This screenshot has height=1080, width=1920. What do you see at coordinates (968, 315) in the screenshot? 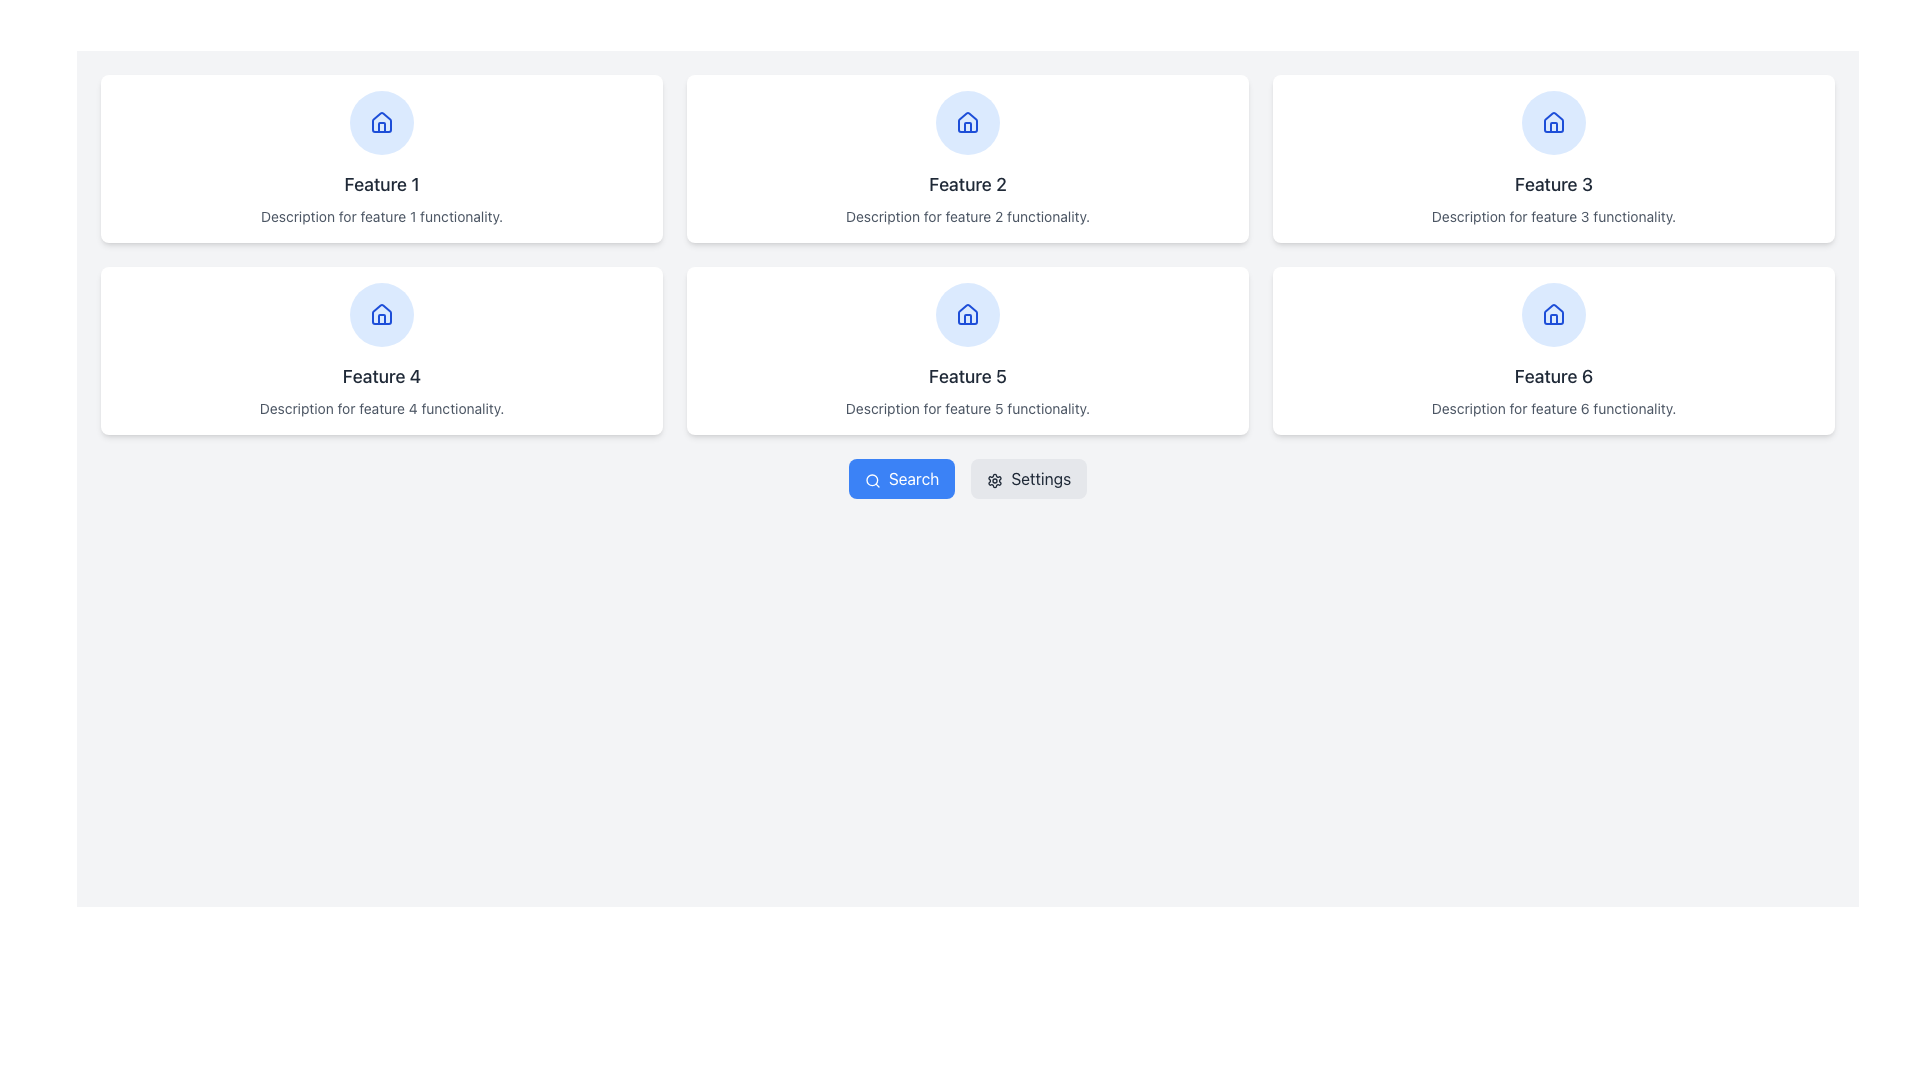
I see `the house-shaped icon with a blue stroke contained within a circular light-blue background, located in the 'Feature 5' section above the text 'Feature 5'` at bounding box center [968, 315].